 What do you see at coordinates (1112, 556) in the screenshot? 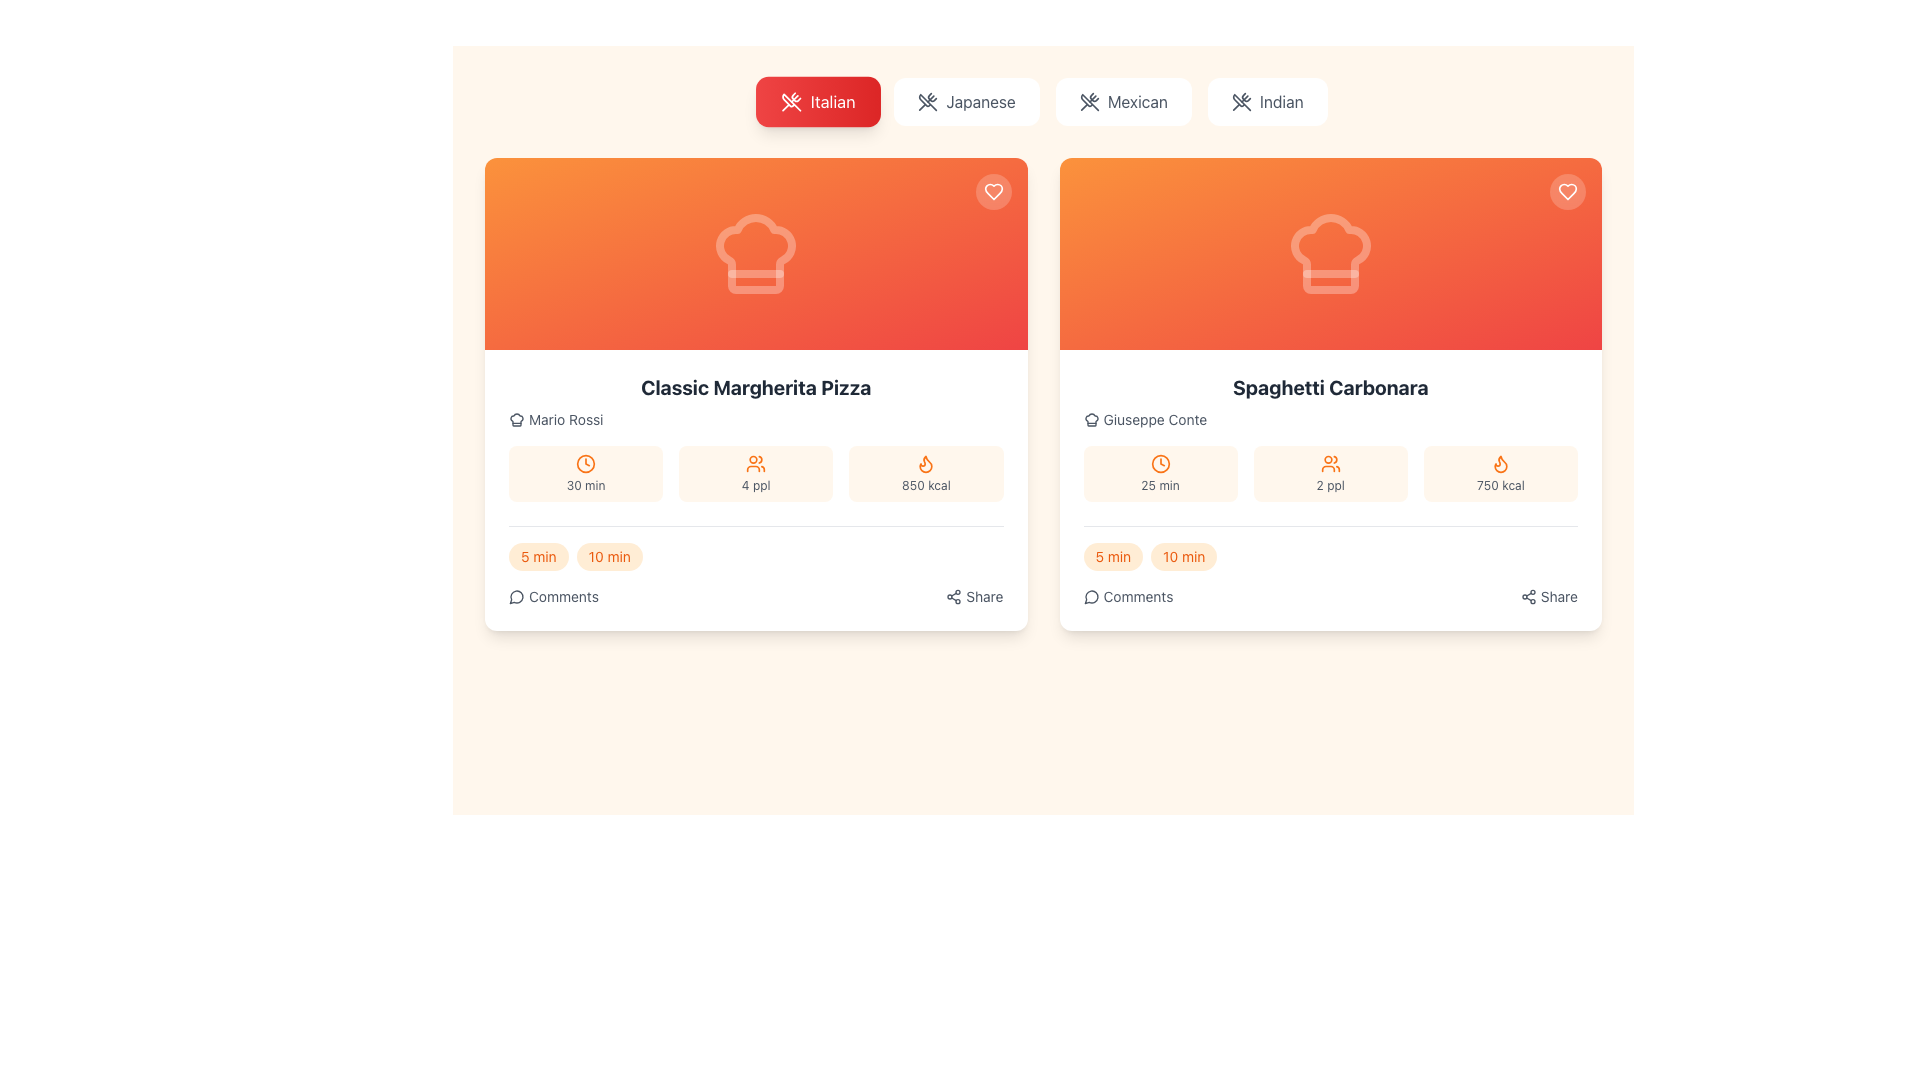
I see `the button that indicates preparation or cooking time for the 'Spaghetti Carbonara' recipe` at bounding box center [1112, 556].